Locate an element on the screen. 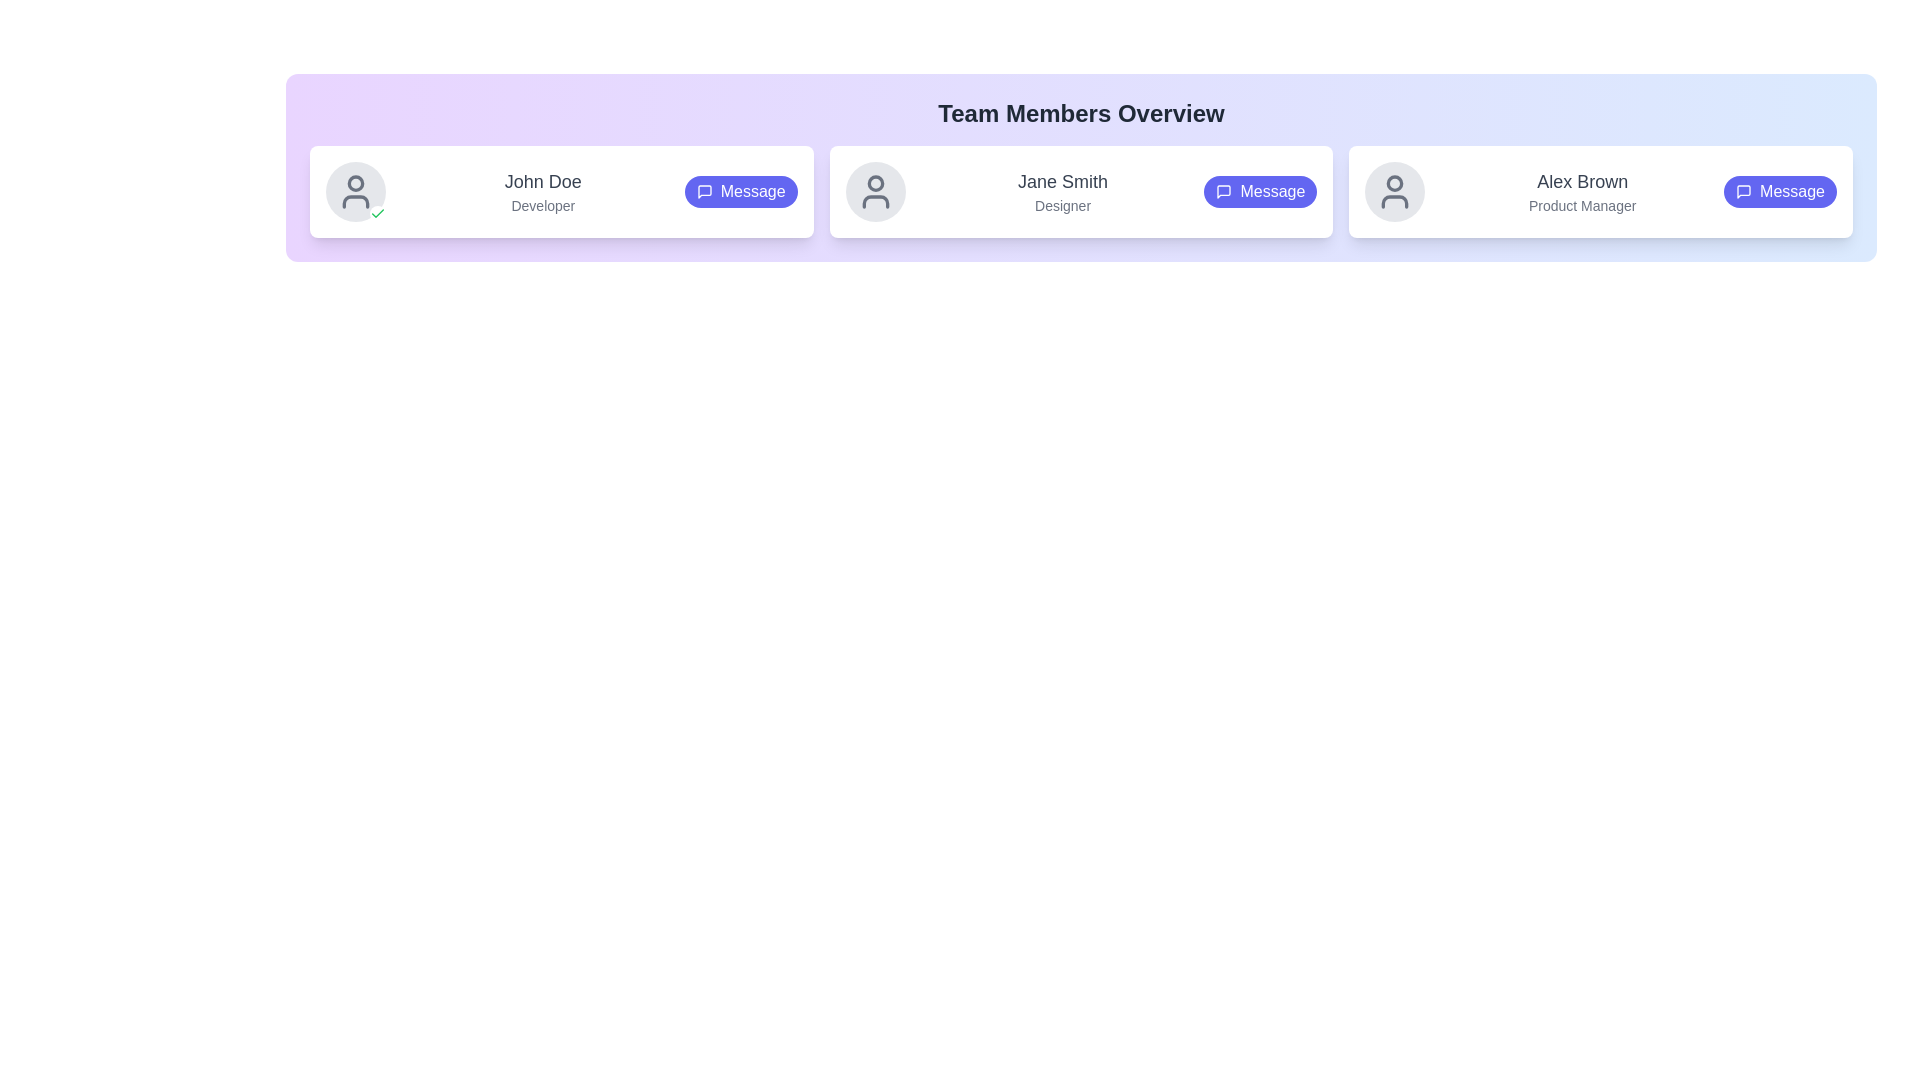 The image size is (1920, 1080). the user avatar icon for 'Alex Brown', which is a gray circular figure located in the top-left corner of the profile card in the 'Team Members Overview' section is located at coordinates (1394, 192).